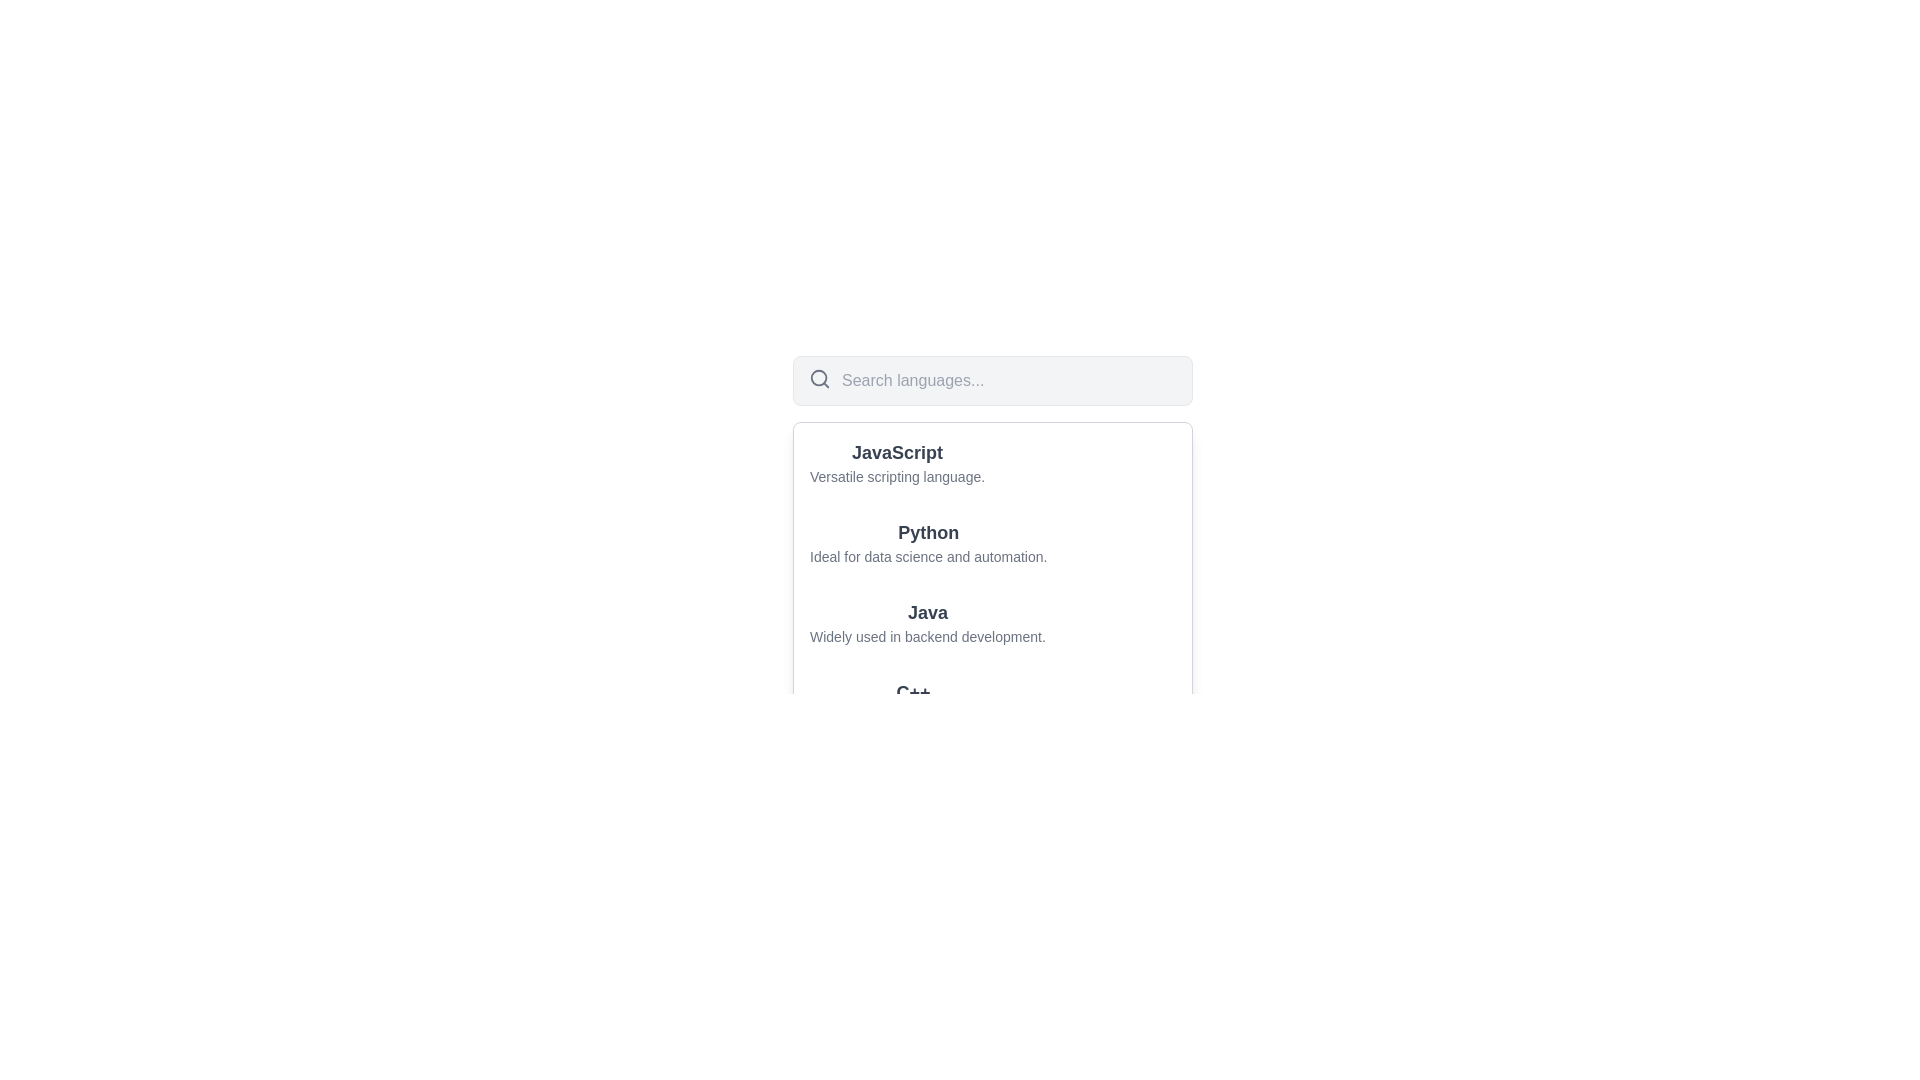  Describe the element at coordinates (819, 378) in the screenshot. I see `the inner circular component of the magnifying glass icon, which is represented as a small circle with a radius of approximately 8 units within the SVG graphic` at that location.